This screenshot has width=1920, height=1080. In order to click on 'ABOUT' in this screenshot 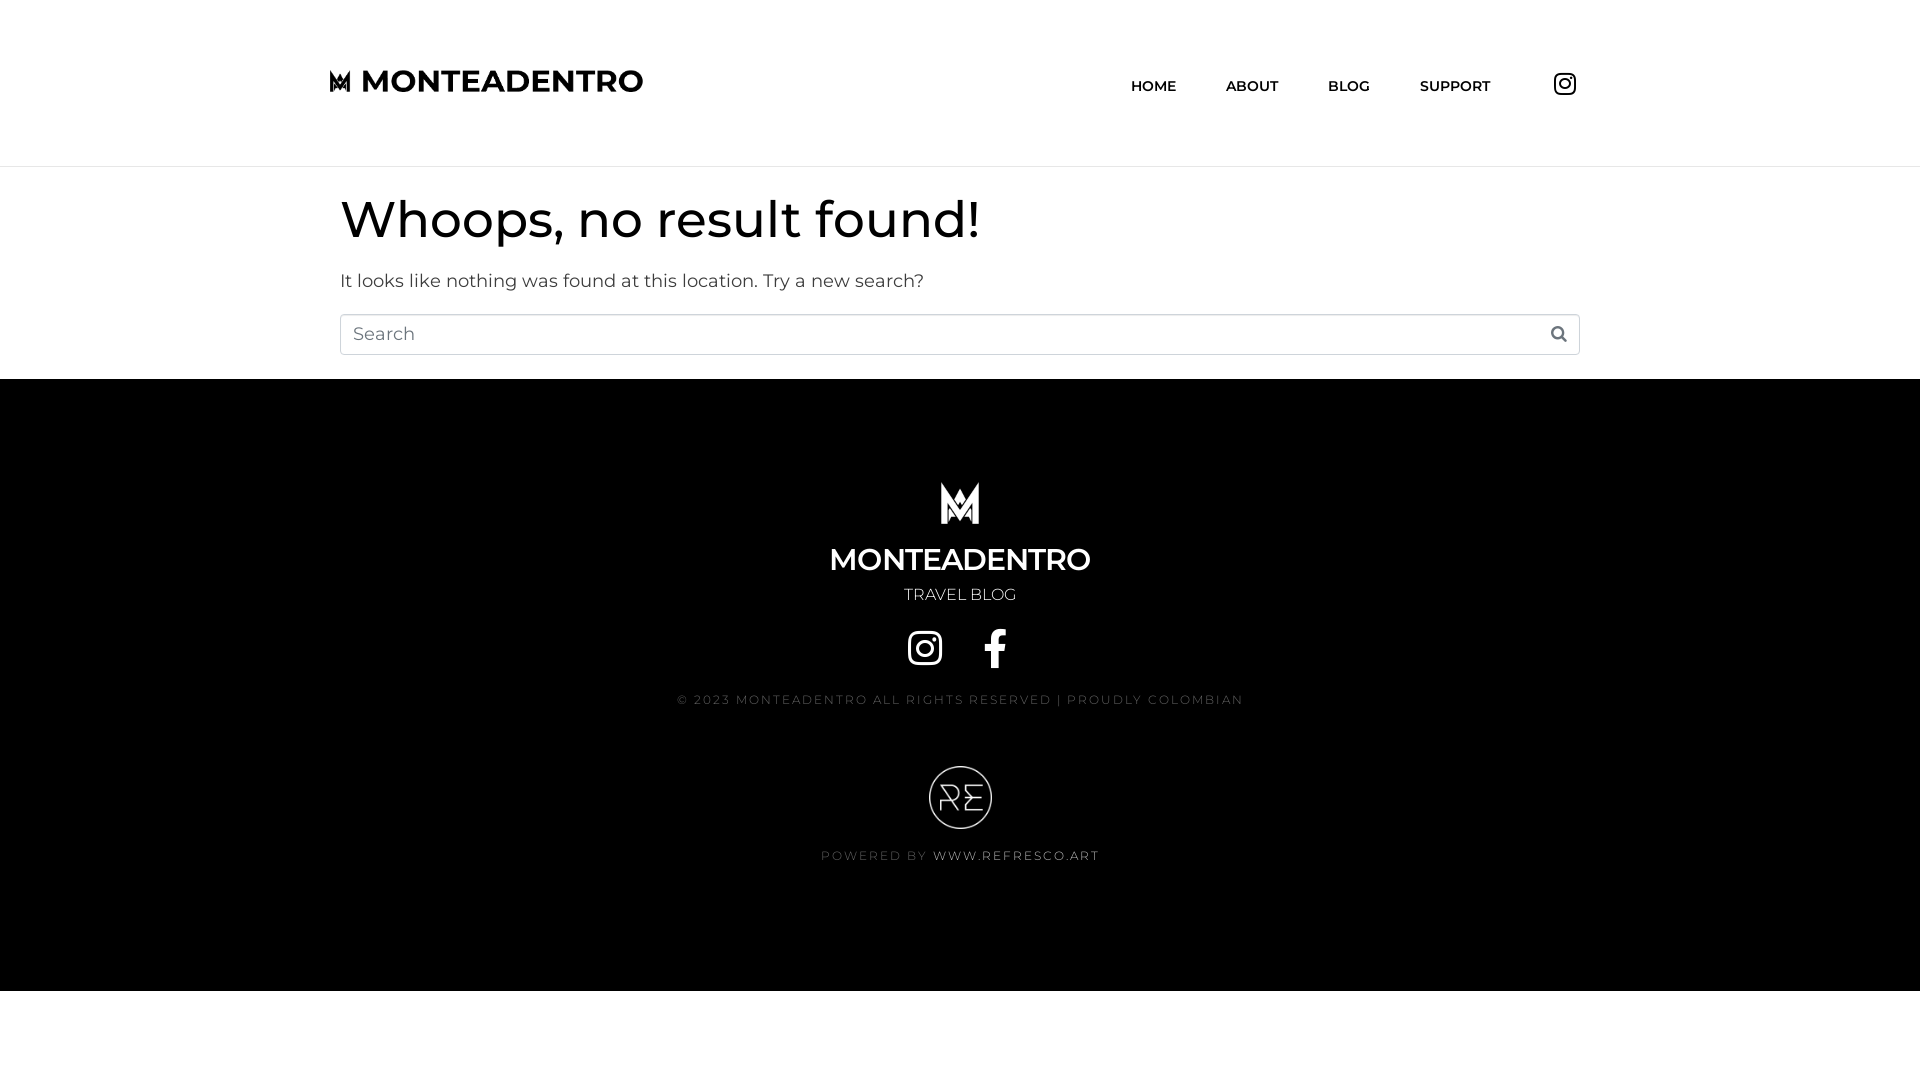, I will do `click(1251, 82)`.